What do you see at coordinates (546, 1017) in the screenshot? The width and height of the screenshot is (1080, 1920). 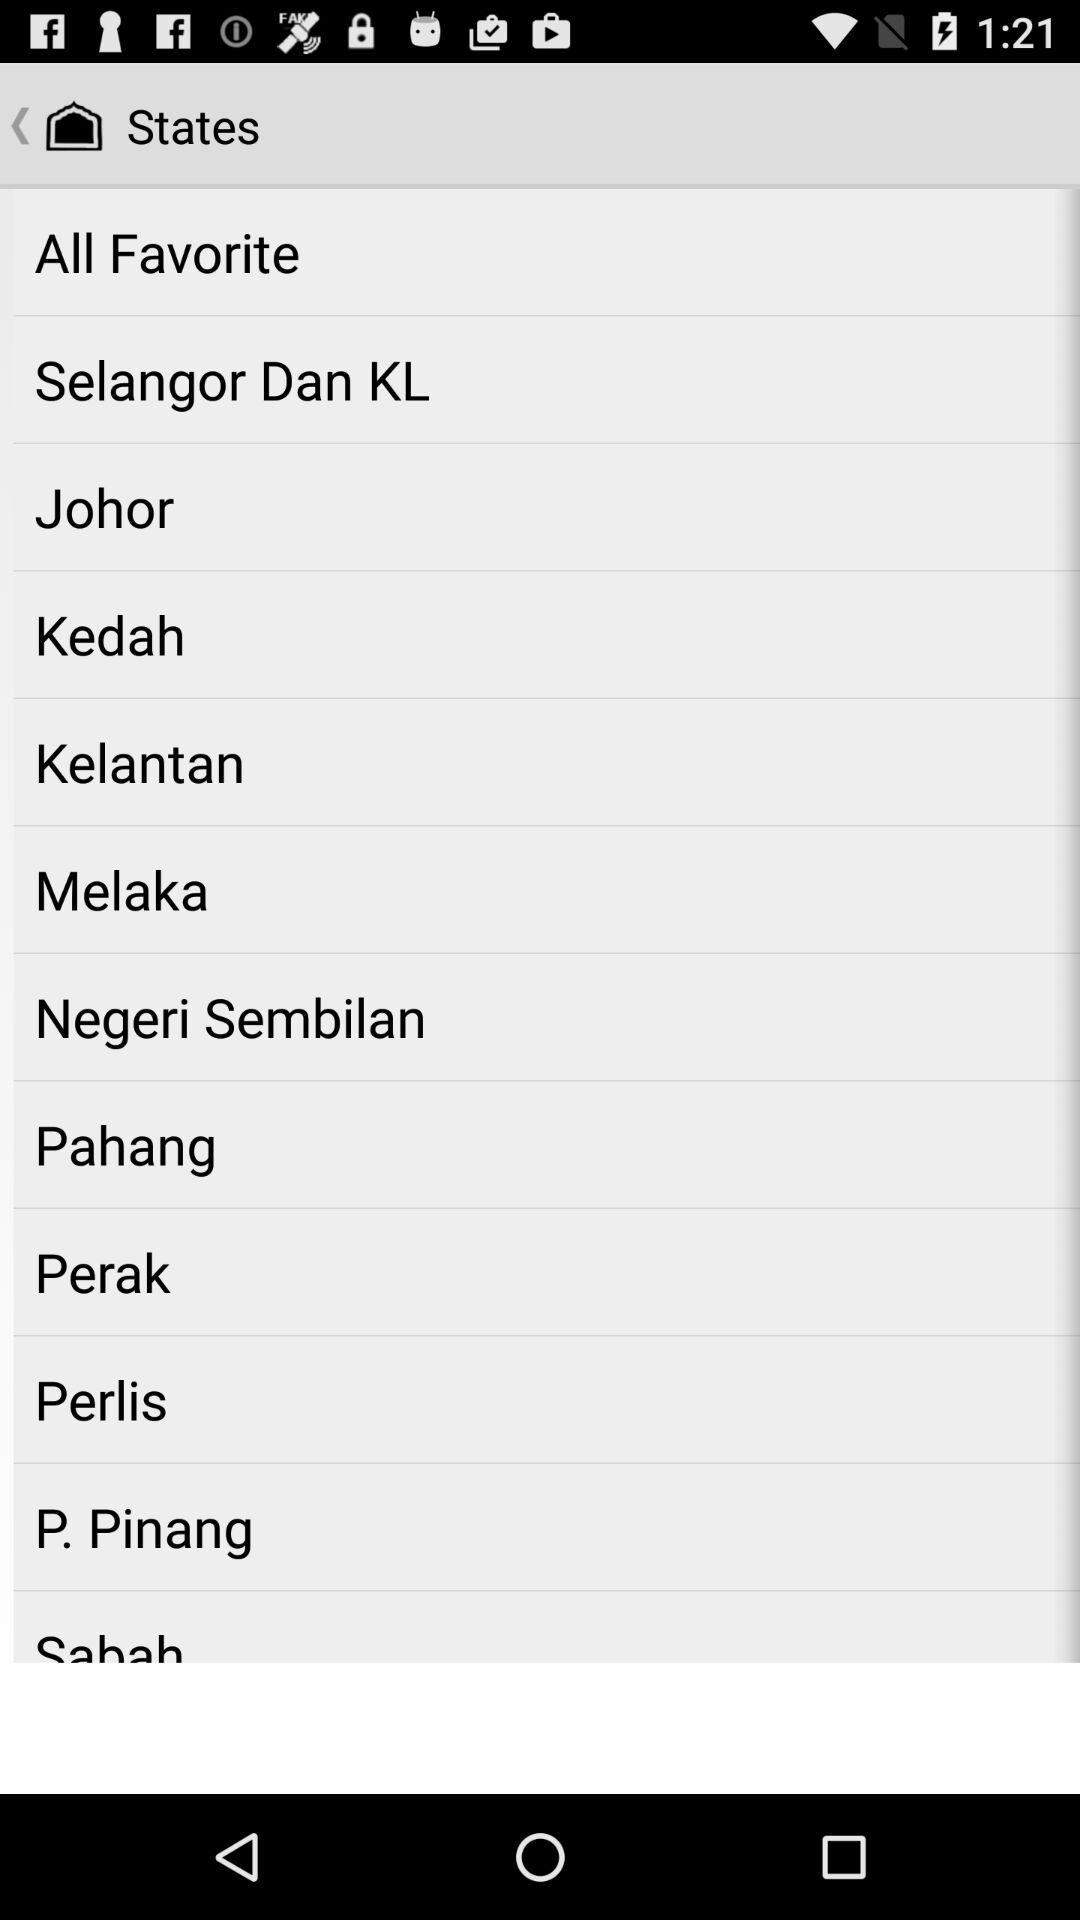 I see `the negeri sembilan item` at bounding box center [546, 1017].